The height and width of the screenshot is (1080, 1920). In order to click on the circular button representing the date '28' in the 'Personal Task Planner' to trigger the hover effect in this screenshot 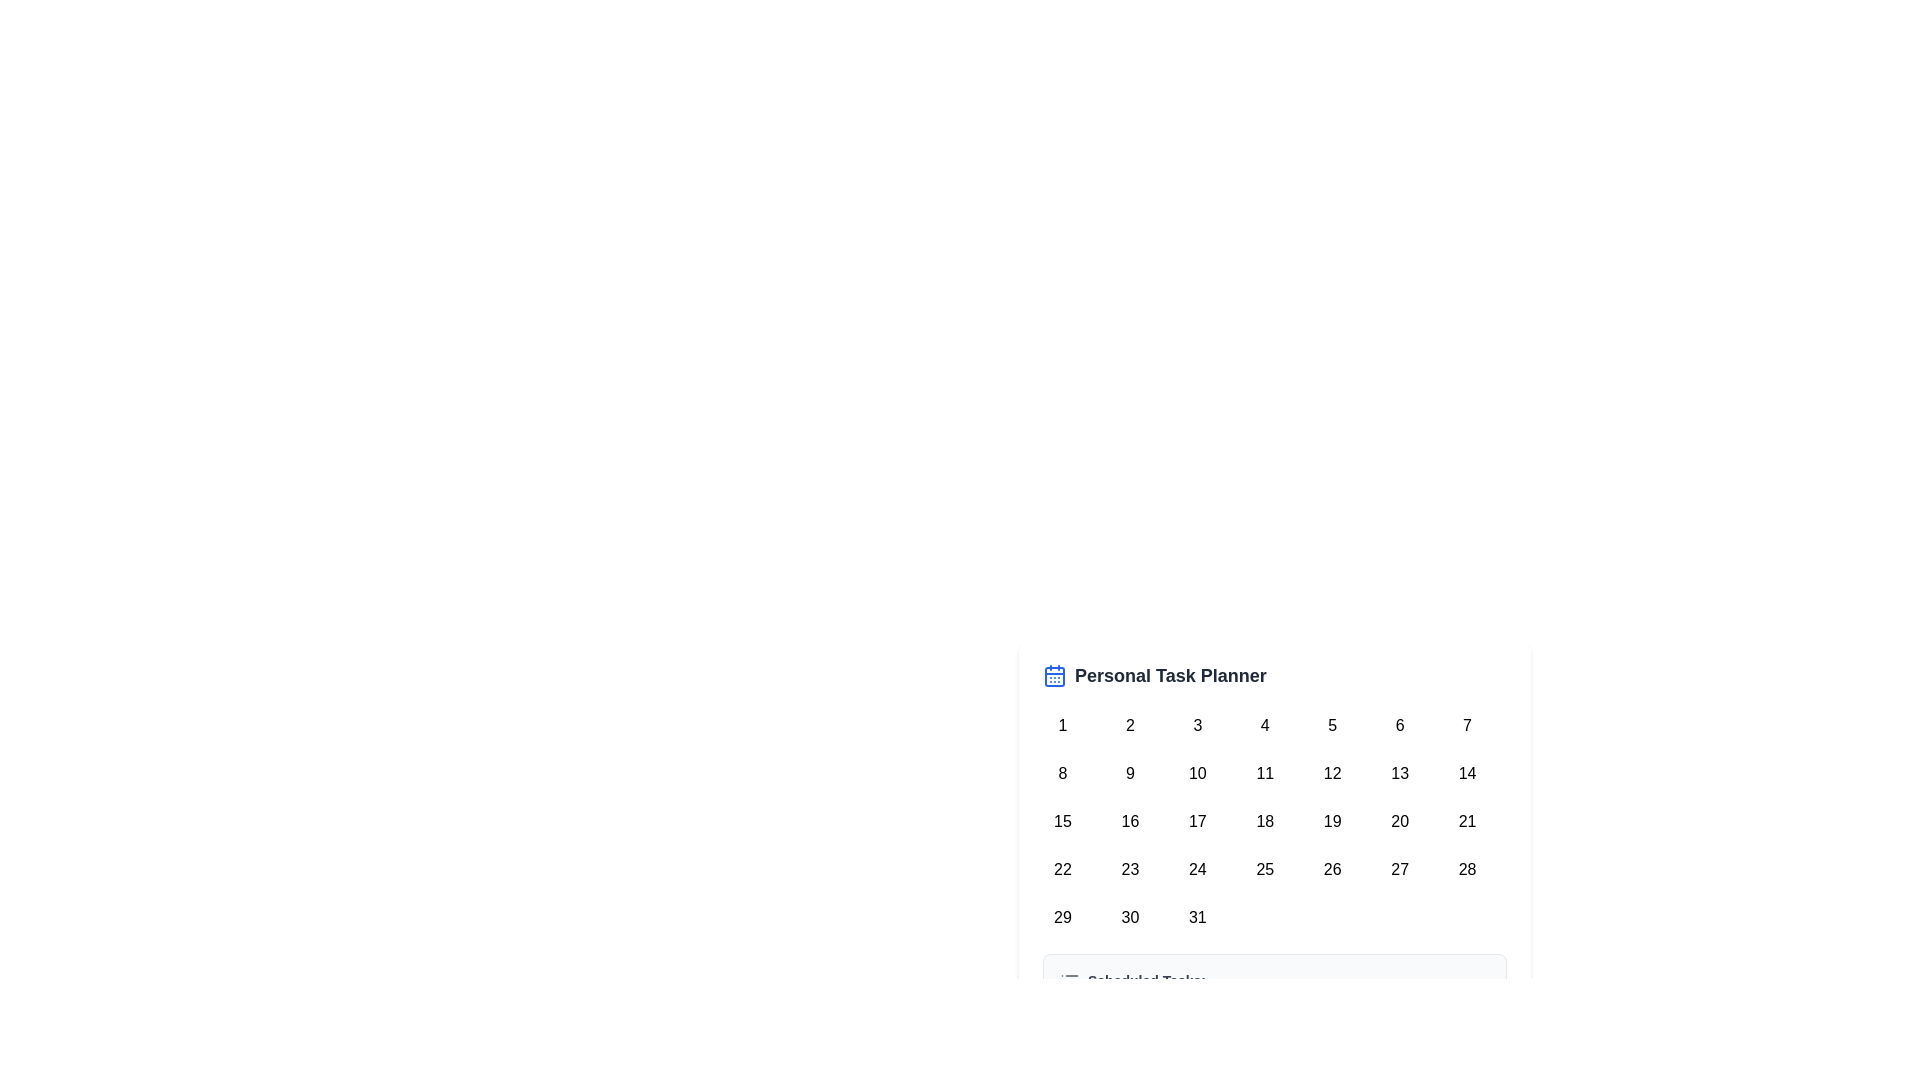, I will do `click(1467, 869)`.